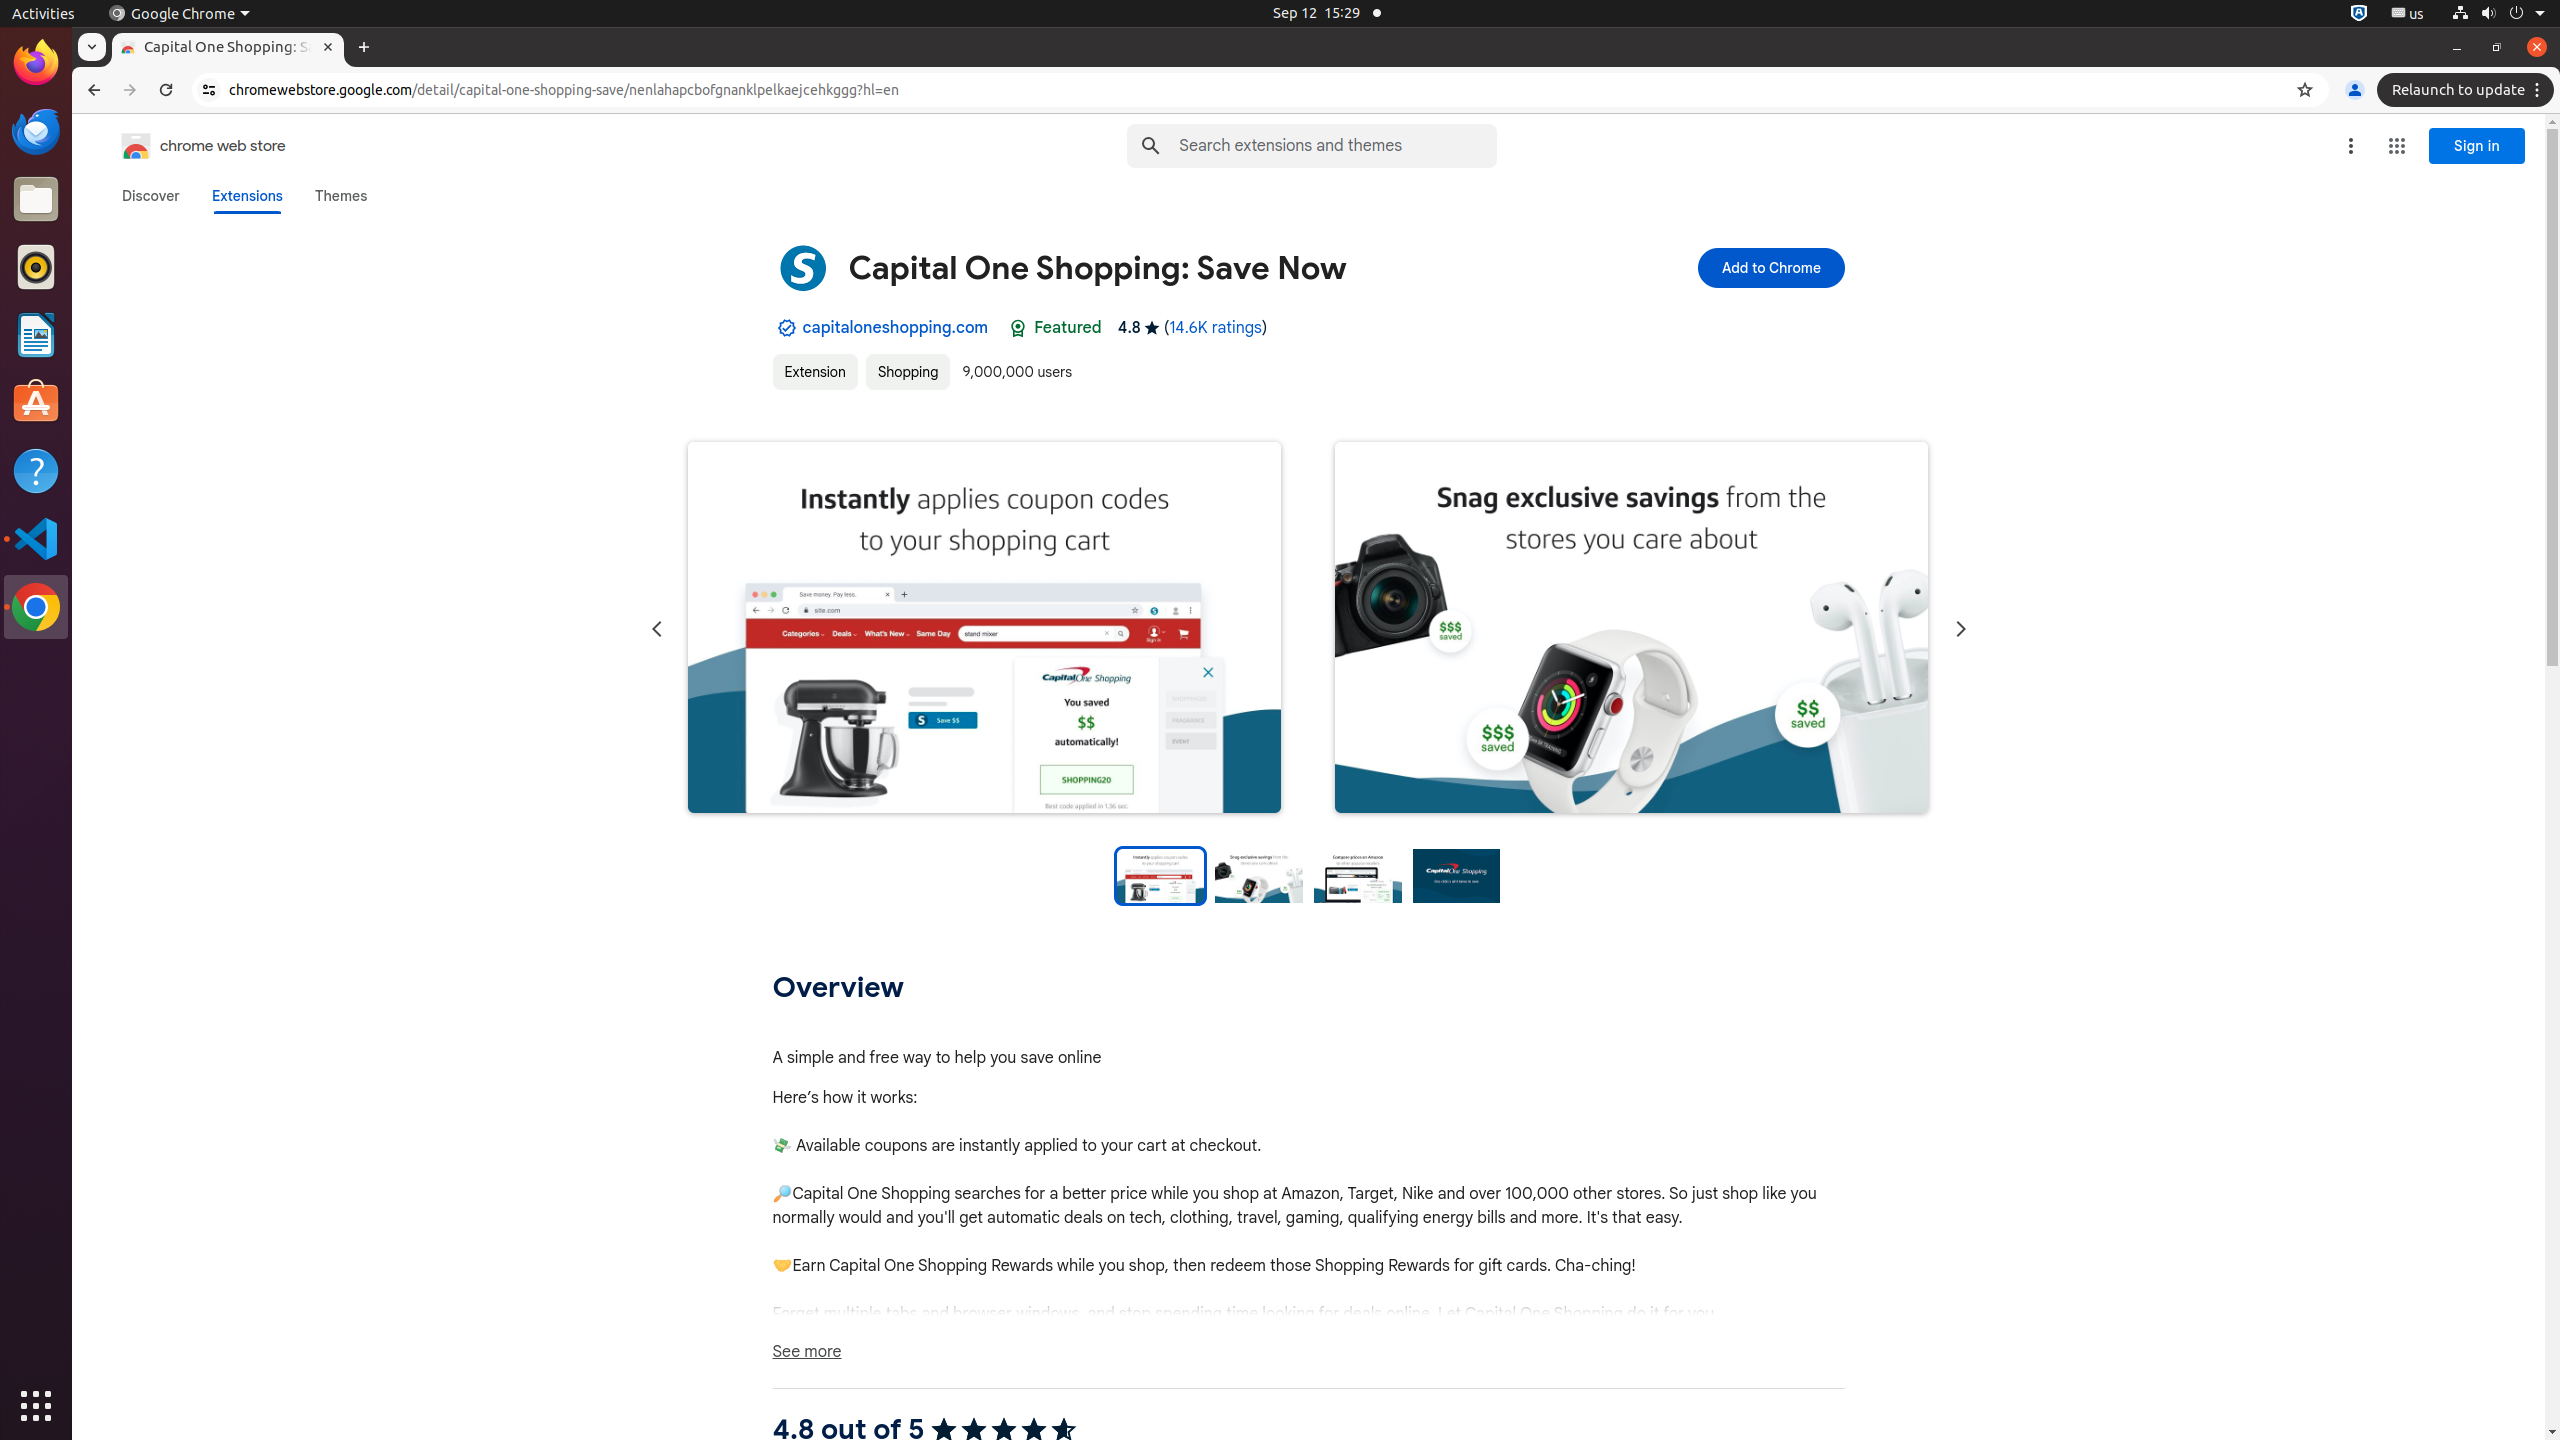 The height and width of the screenshot is (1440, 2560). Describe the element at coordinates (894, 328) in the screenshot. I see `'capitaloneshopping.com'` at that location.